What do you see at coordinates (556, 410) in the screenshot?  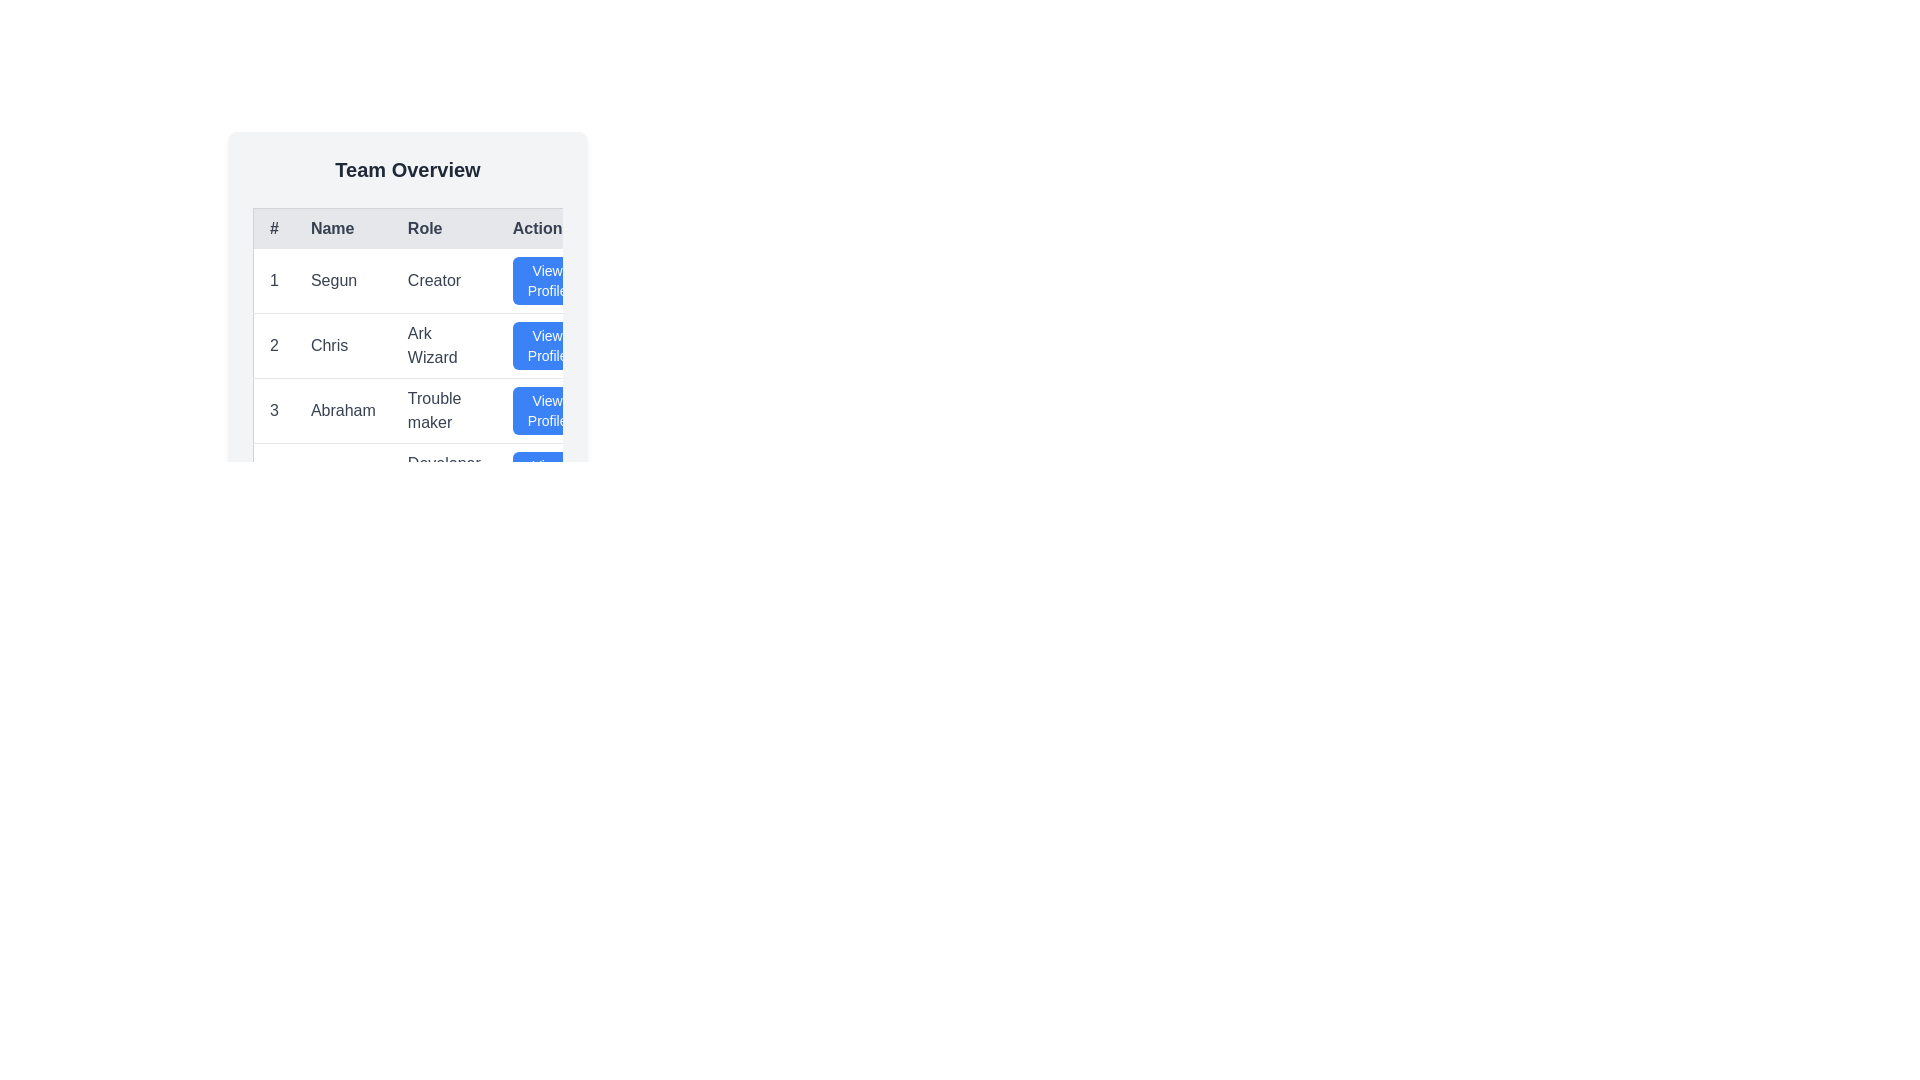 I see `the 'View Profile' button with a blue background and white text in the 'Action' column of the 'Team Overview' table` at bounding box center [556, 410].